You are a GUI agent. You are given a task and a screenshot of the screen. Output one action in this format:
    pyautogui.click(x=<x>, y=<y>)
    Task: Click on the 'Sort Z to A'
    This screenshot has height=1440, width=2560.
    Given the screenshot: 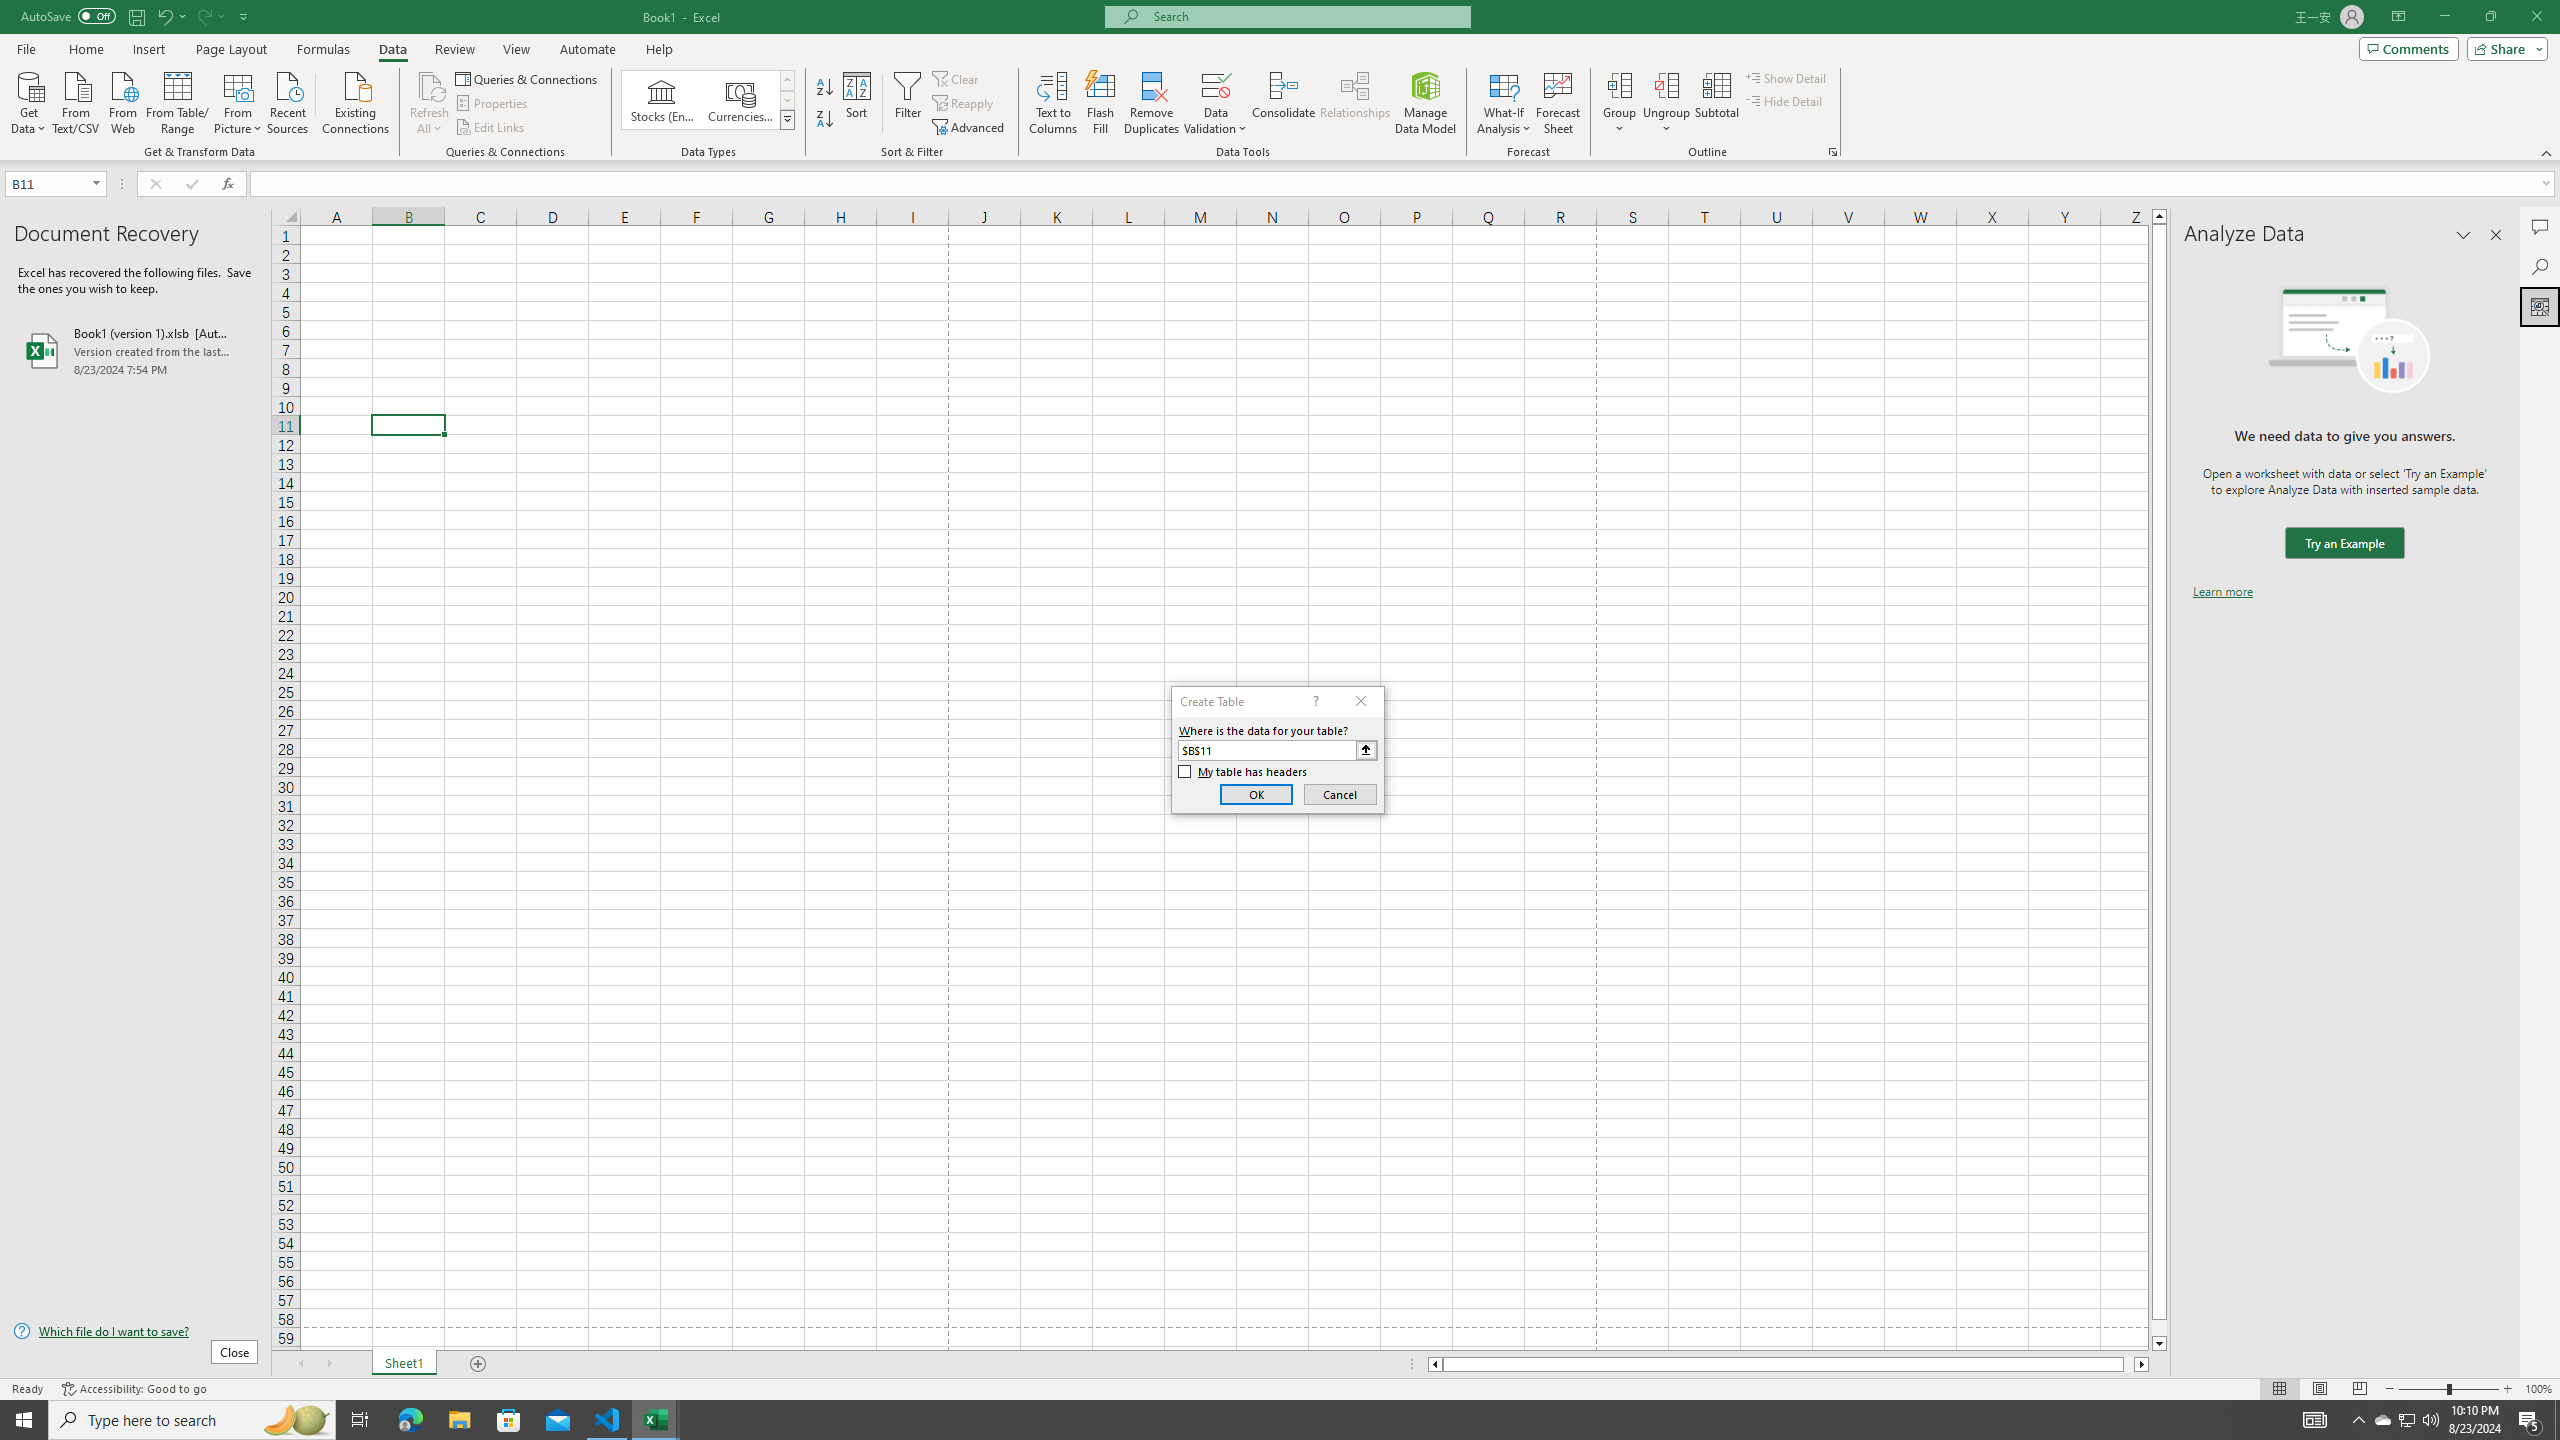 What is the action you would take?
    pyautogui.click(x=824, y=118)
    